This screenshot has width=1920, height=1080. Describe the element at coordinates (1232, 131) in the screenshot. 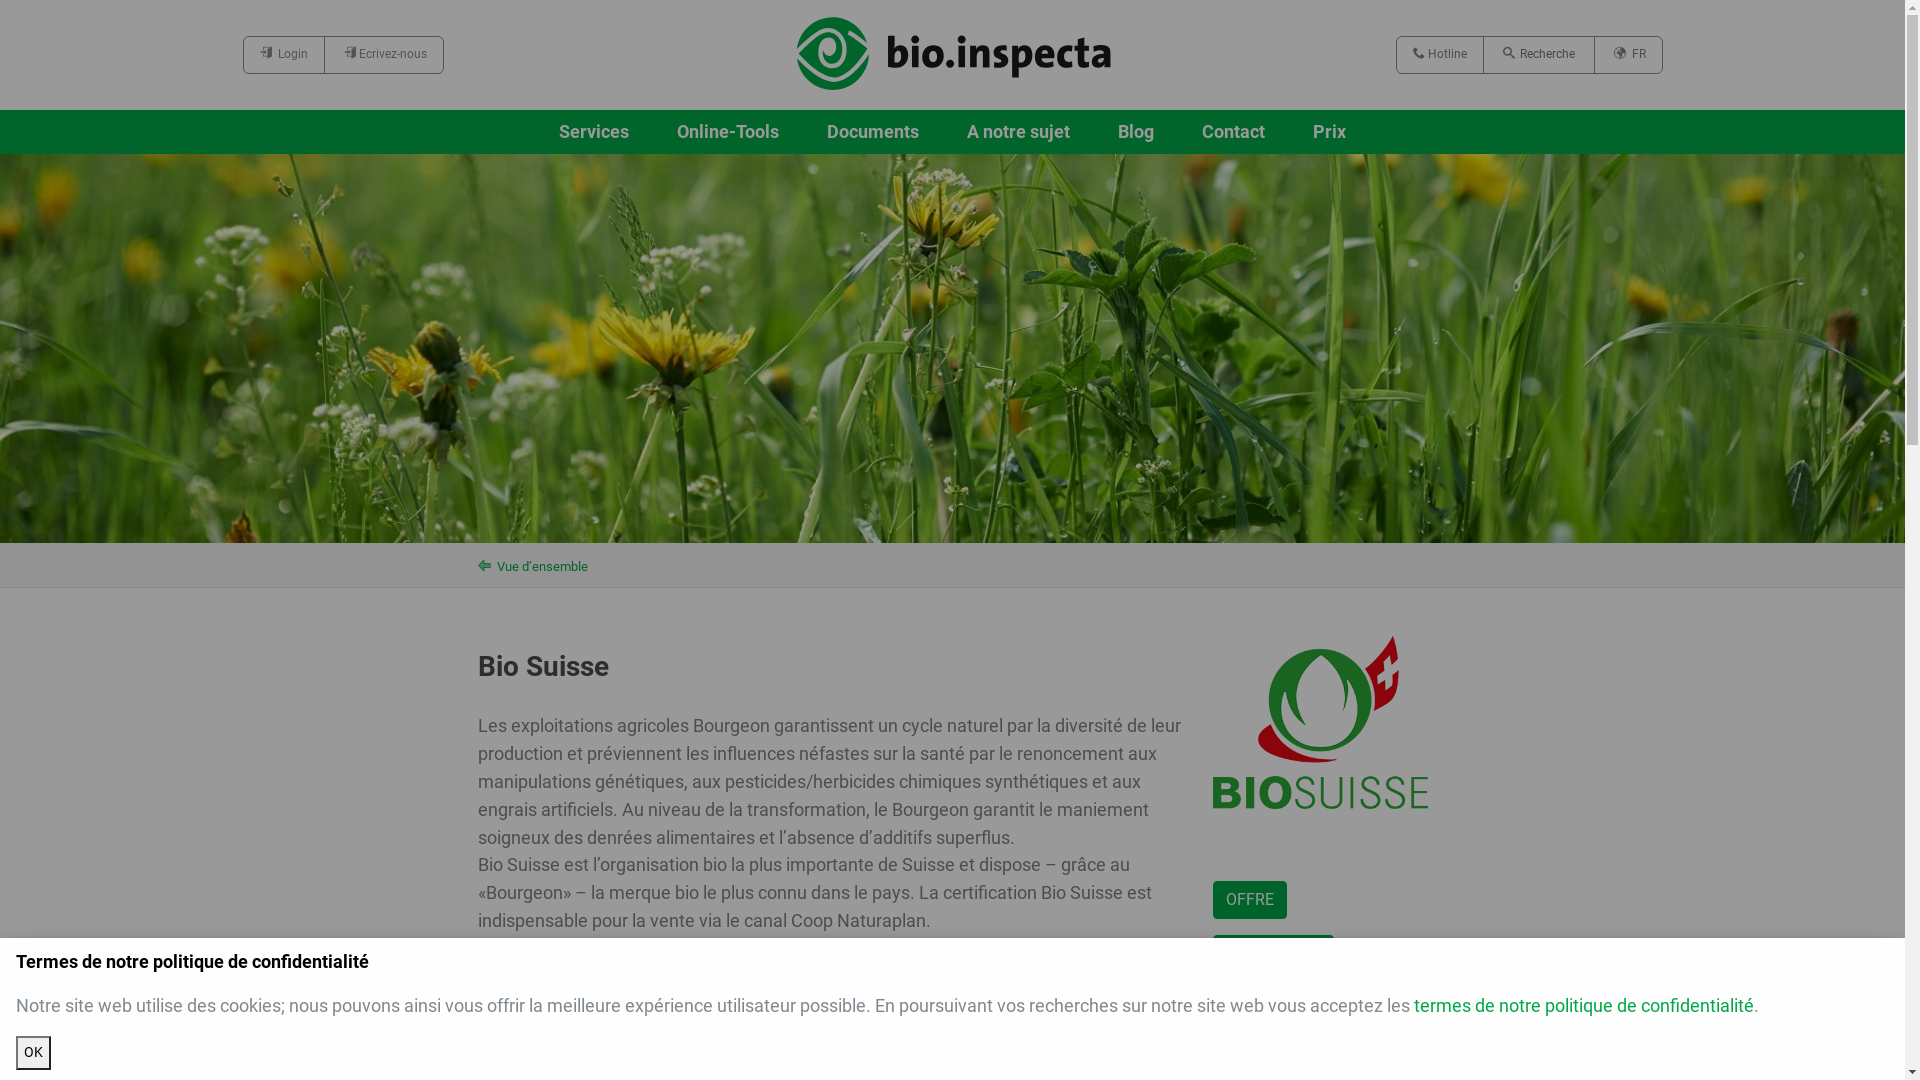

I see `'Contact'` at that location.